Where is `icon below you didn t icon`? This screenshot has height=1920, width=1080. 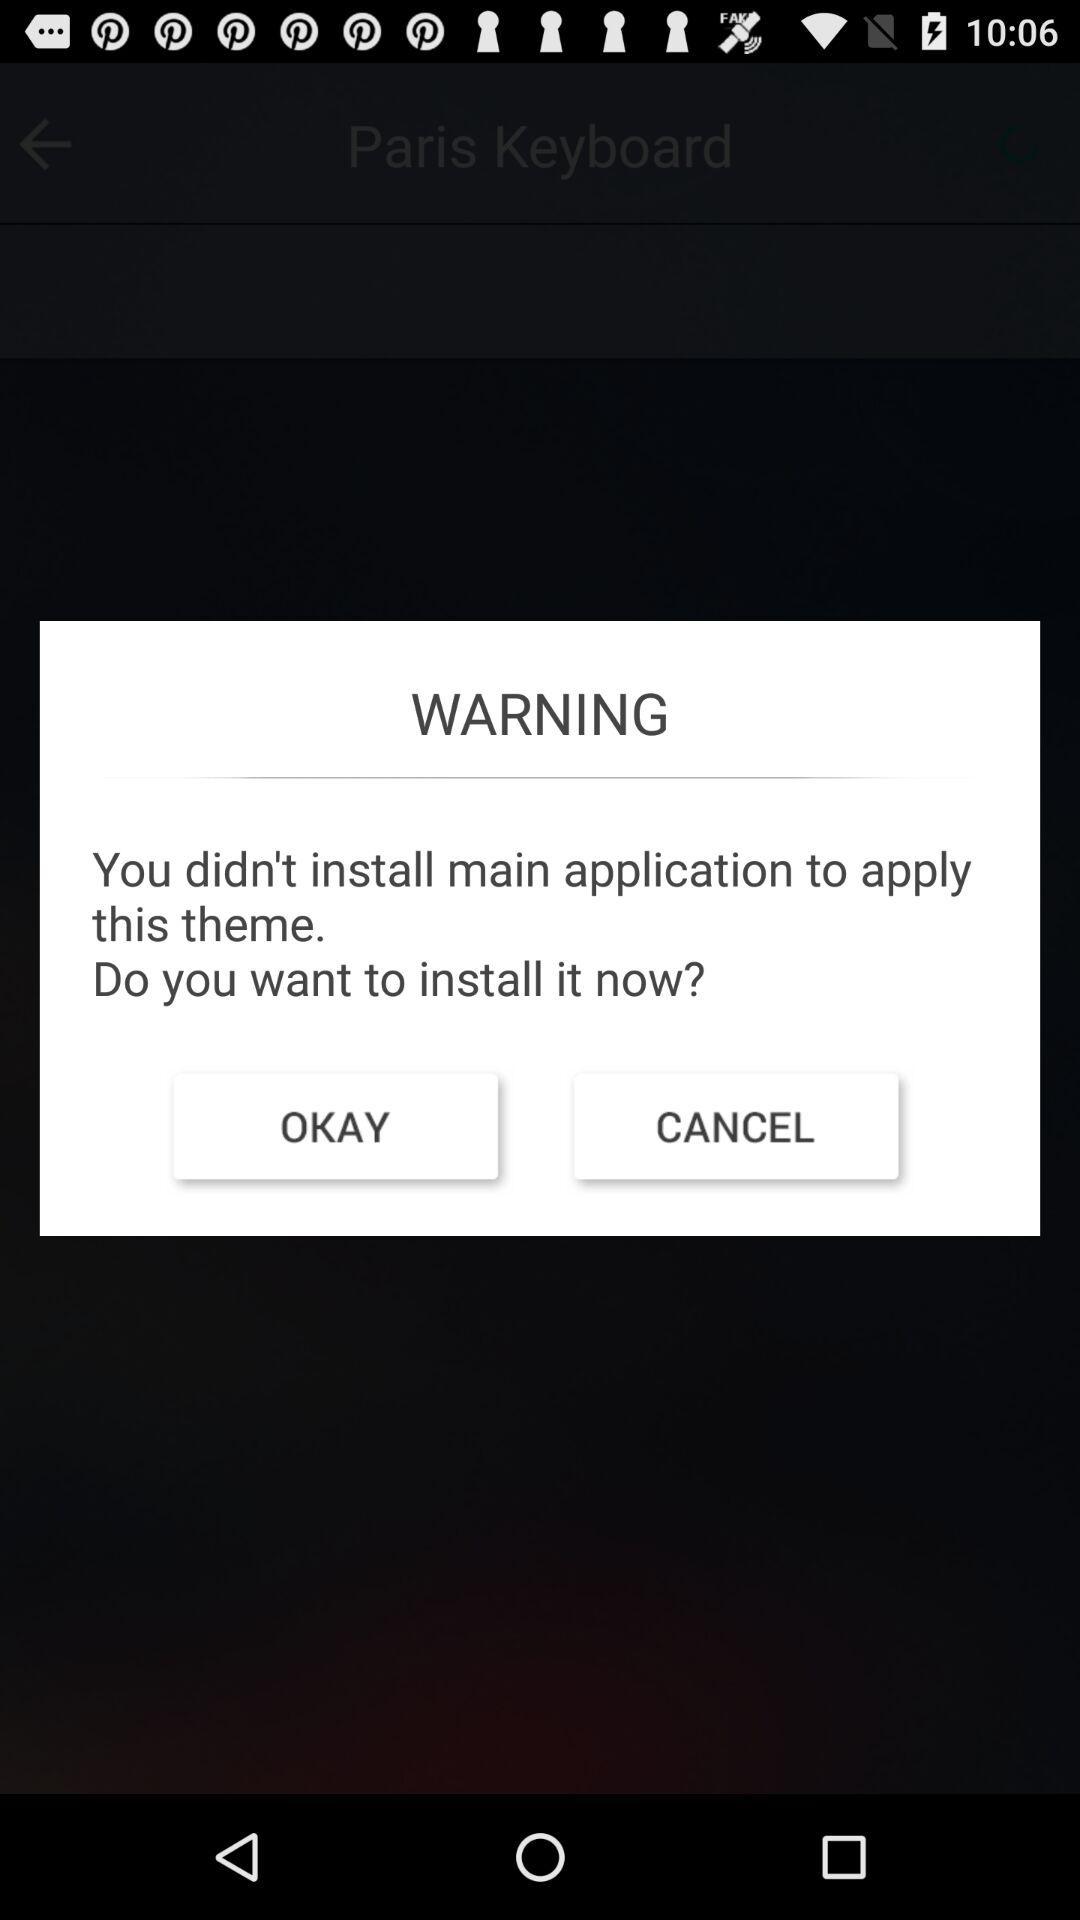
icon below you didn t icon is located at coordinates (338, 1131).